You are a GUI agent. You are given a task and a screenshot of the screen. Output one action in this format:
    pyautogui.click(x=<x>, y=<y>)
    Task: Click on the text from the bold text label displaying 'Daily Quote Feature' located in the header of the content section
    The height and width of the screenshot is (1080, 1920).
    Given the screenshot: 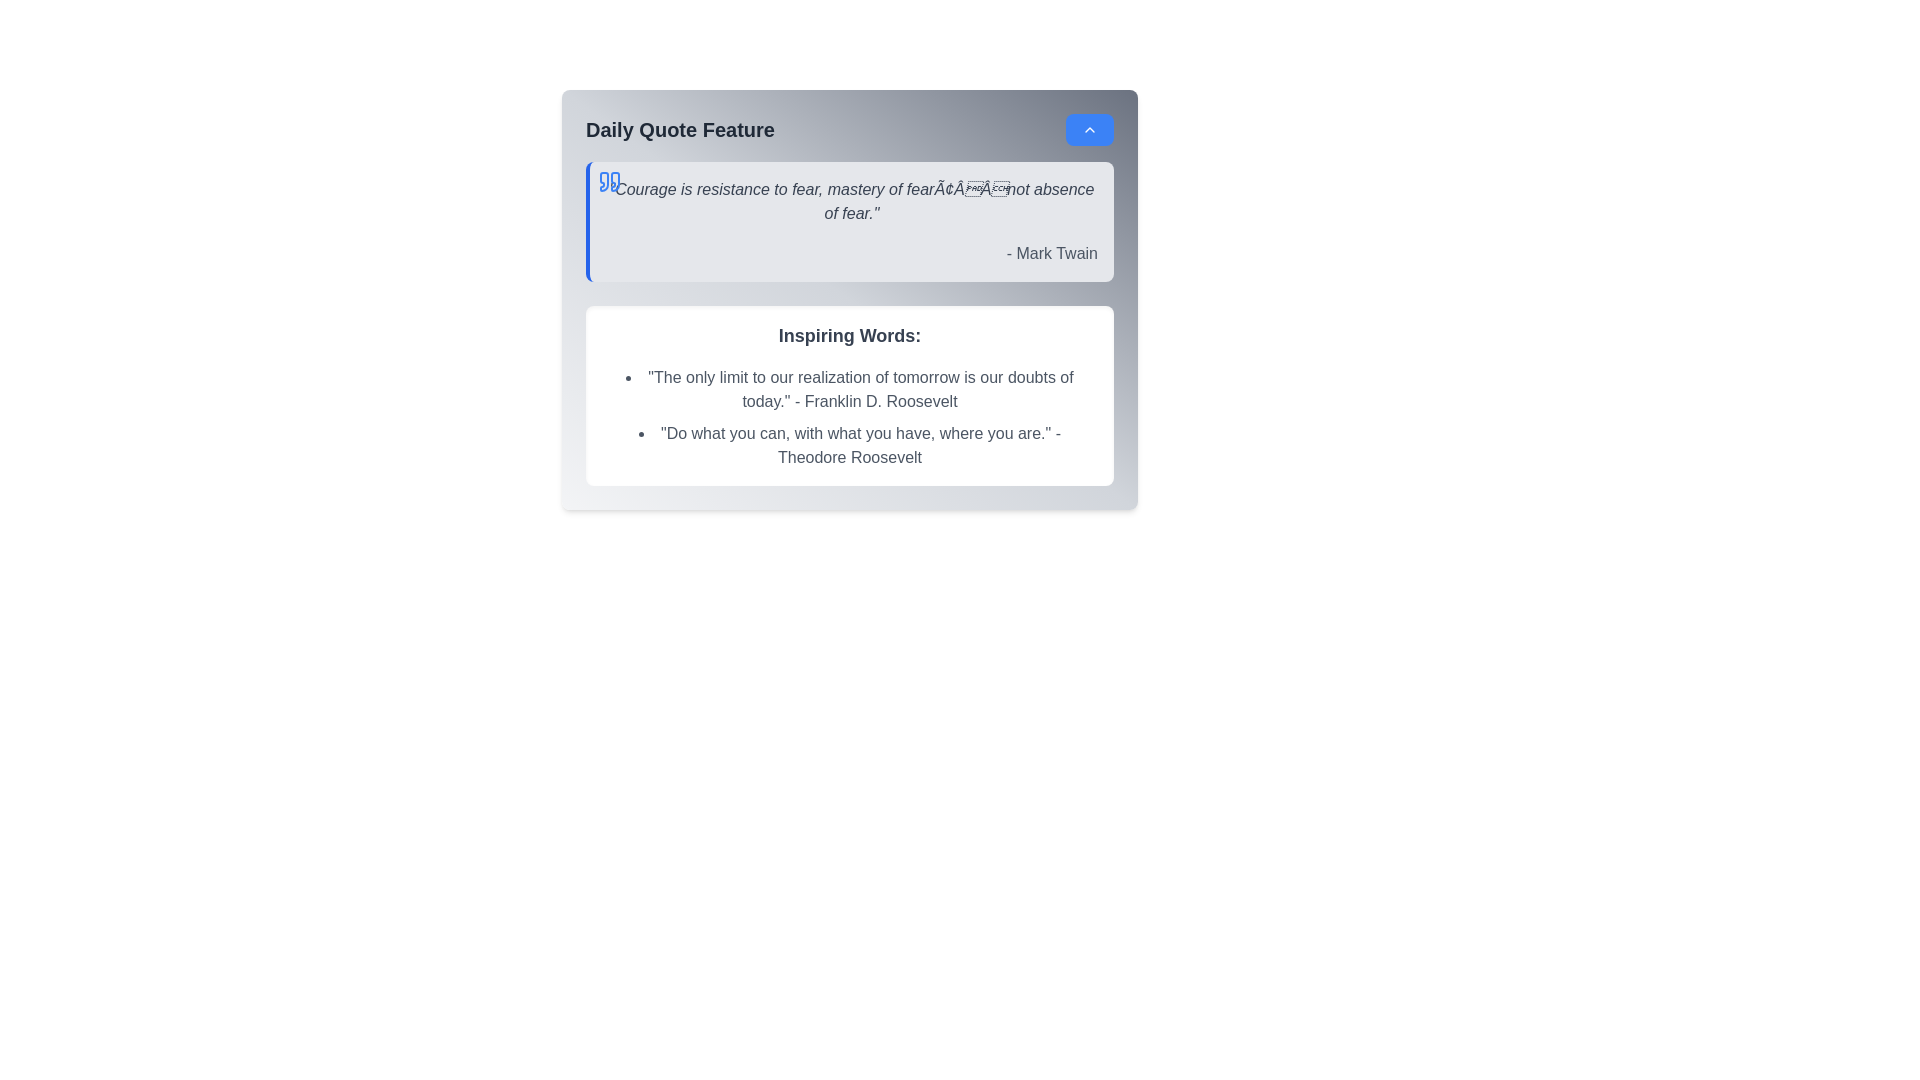 What is the action you would take?
    pyautogui.click(x=680, y=130)
    